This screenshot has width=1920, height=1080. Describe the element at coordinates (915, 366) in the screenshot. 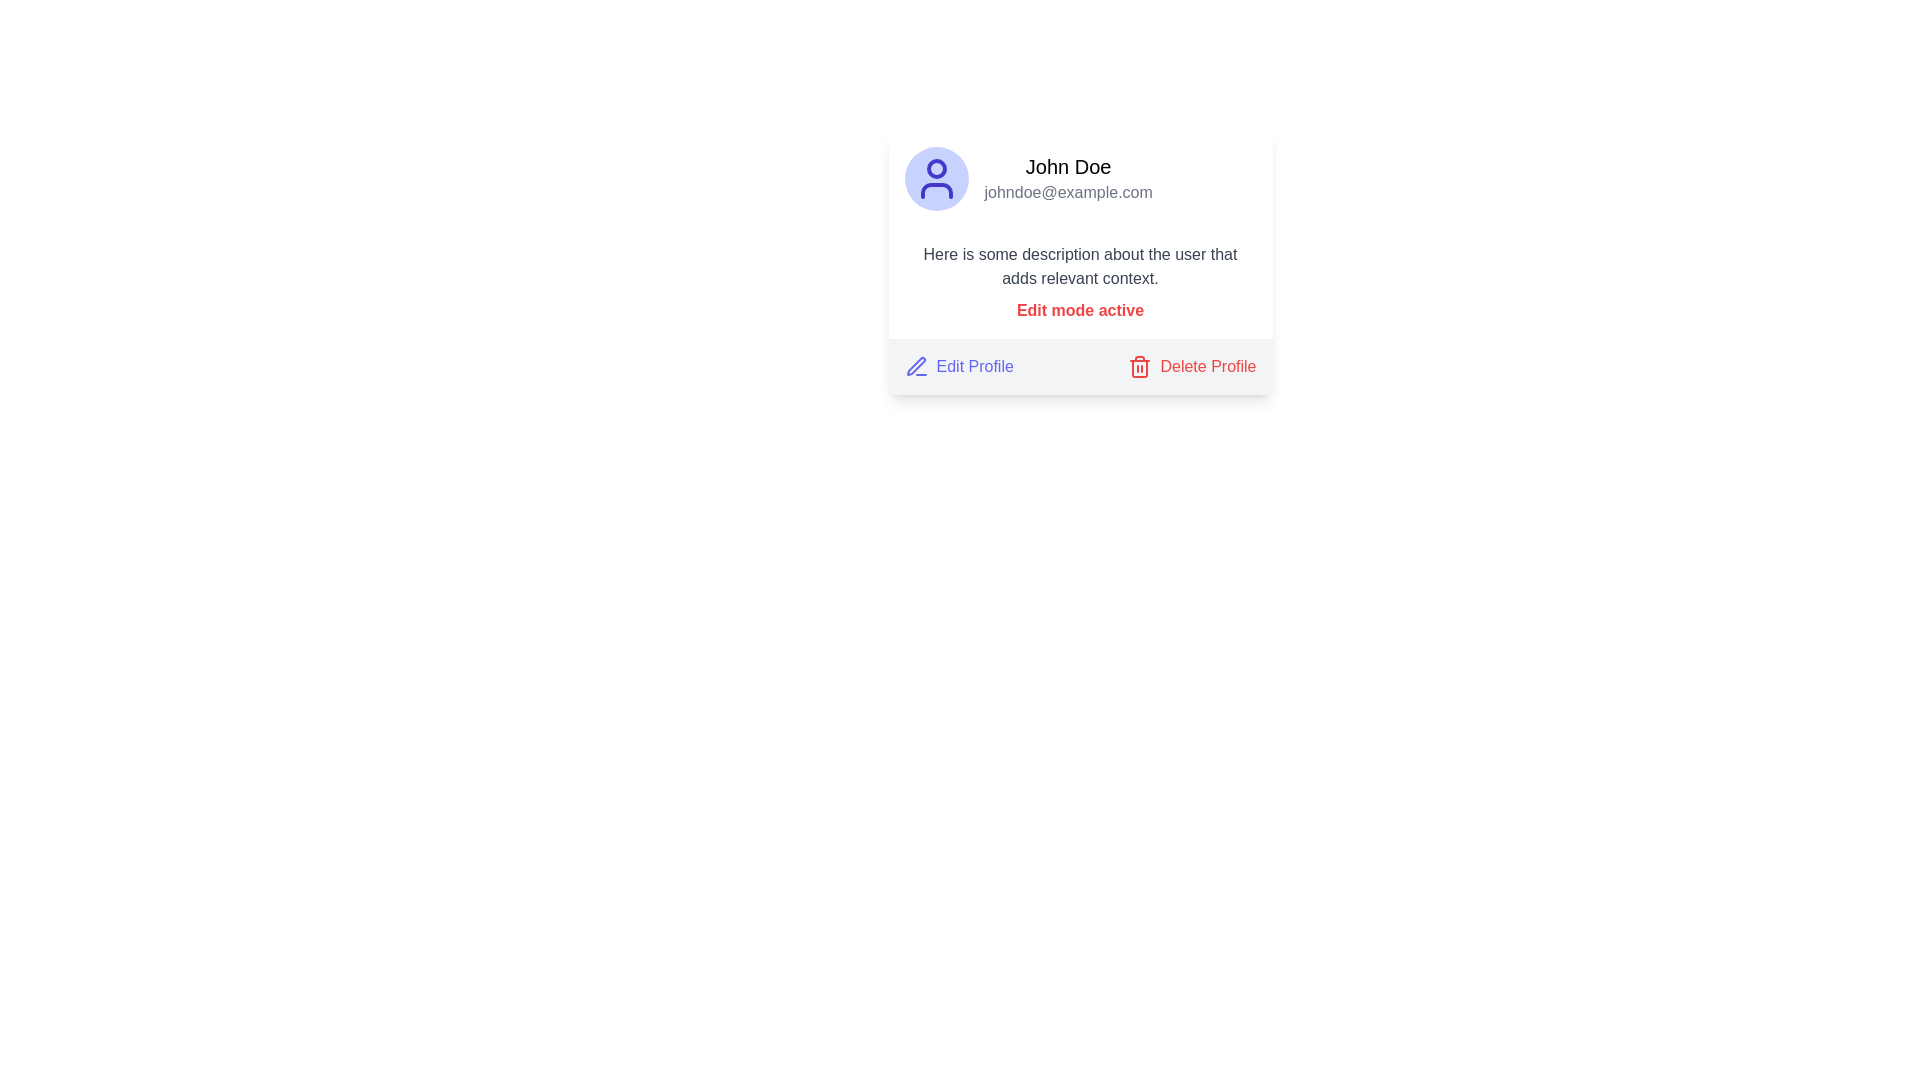

I see `the decorative pen icon that visually represents the editing feature next to the 'Edit Profile' button` at that location.